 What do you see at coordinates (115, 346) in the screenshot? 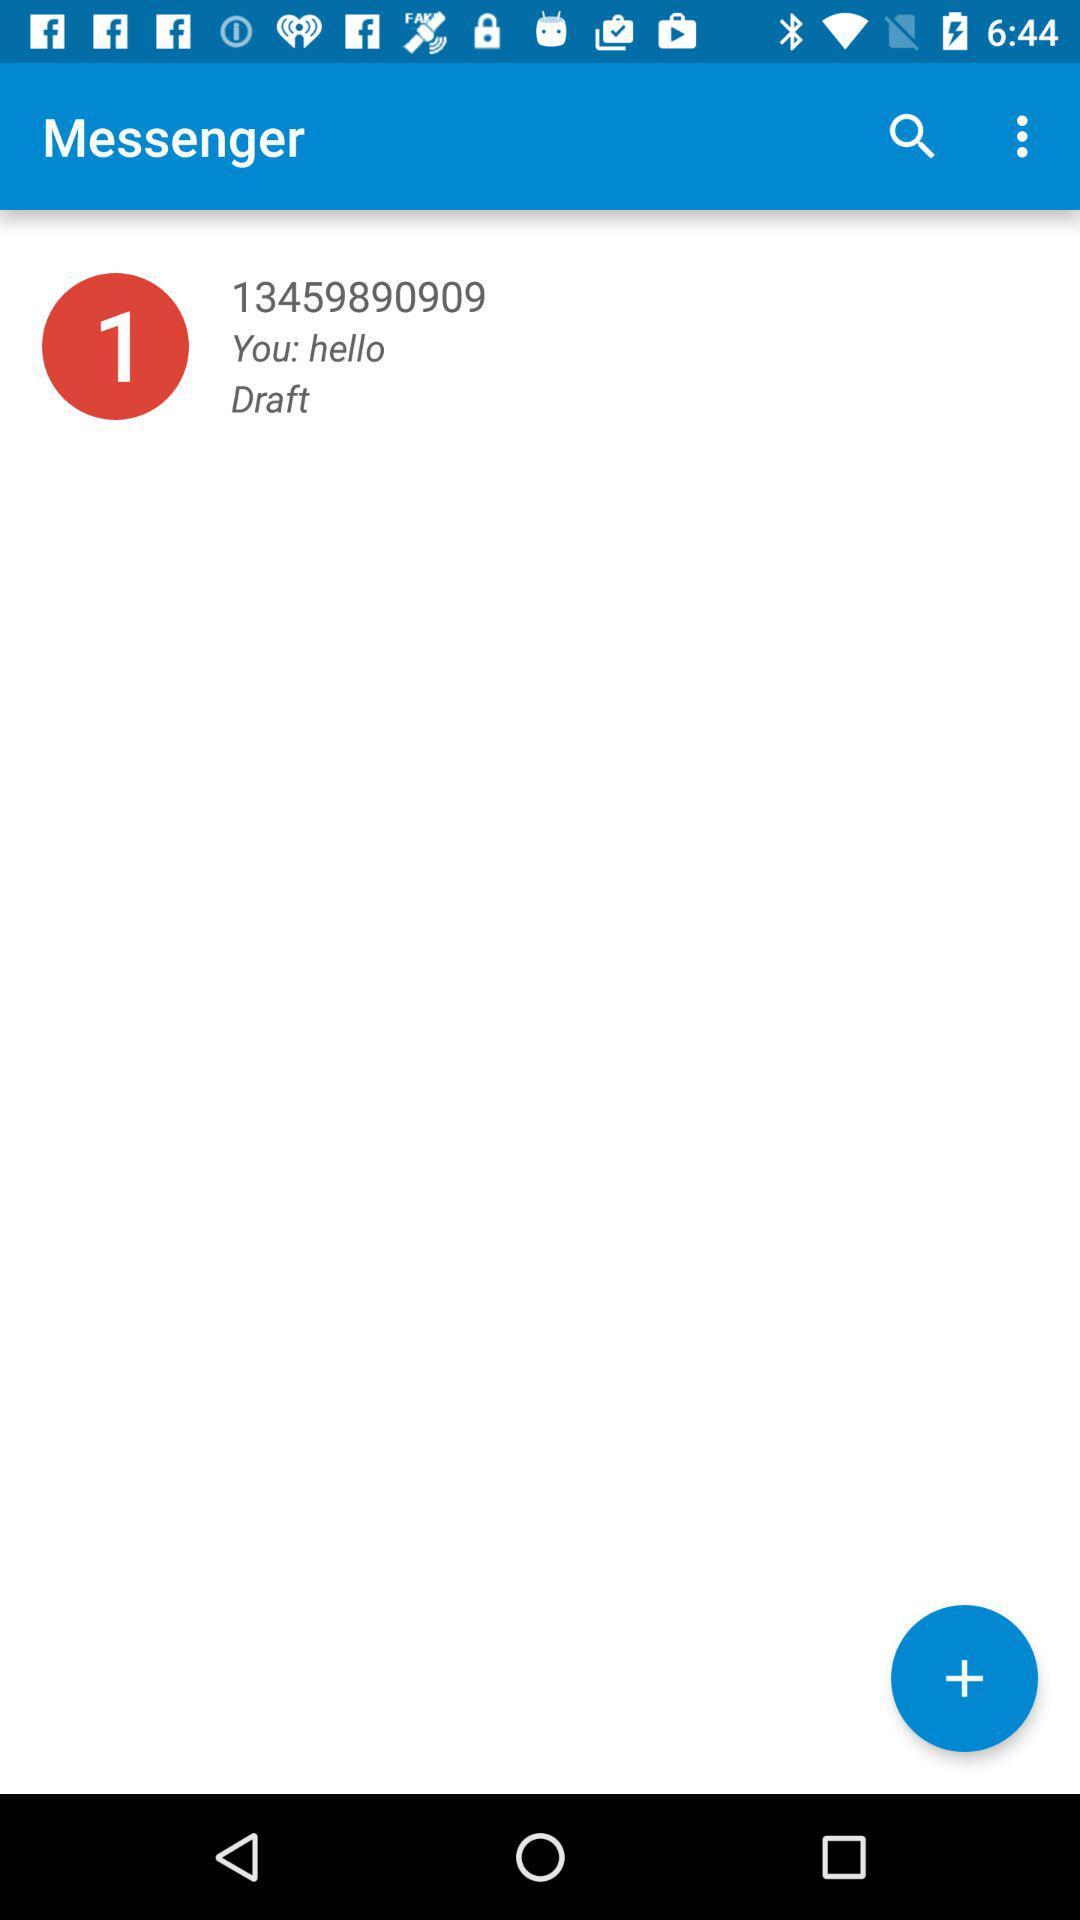
I see `the icon to the left of the 13459890909` at bounding box center [115, 346].